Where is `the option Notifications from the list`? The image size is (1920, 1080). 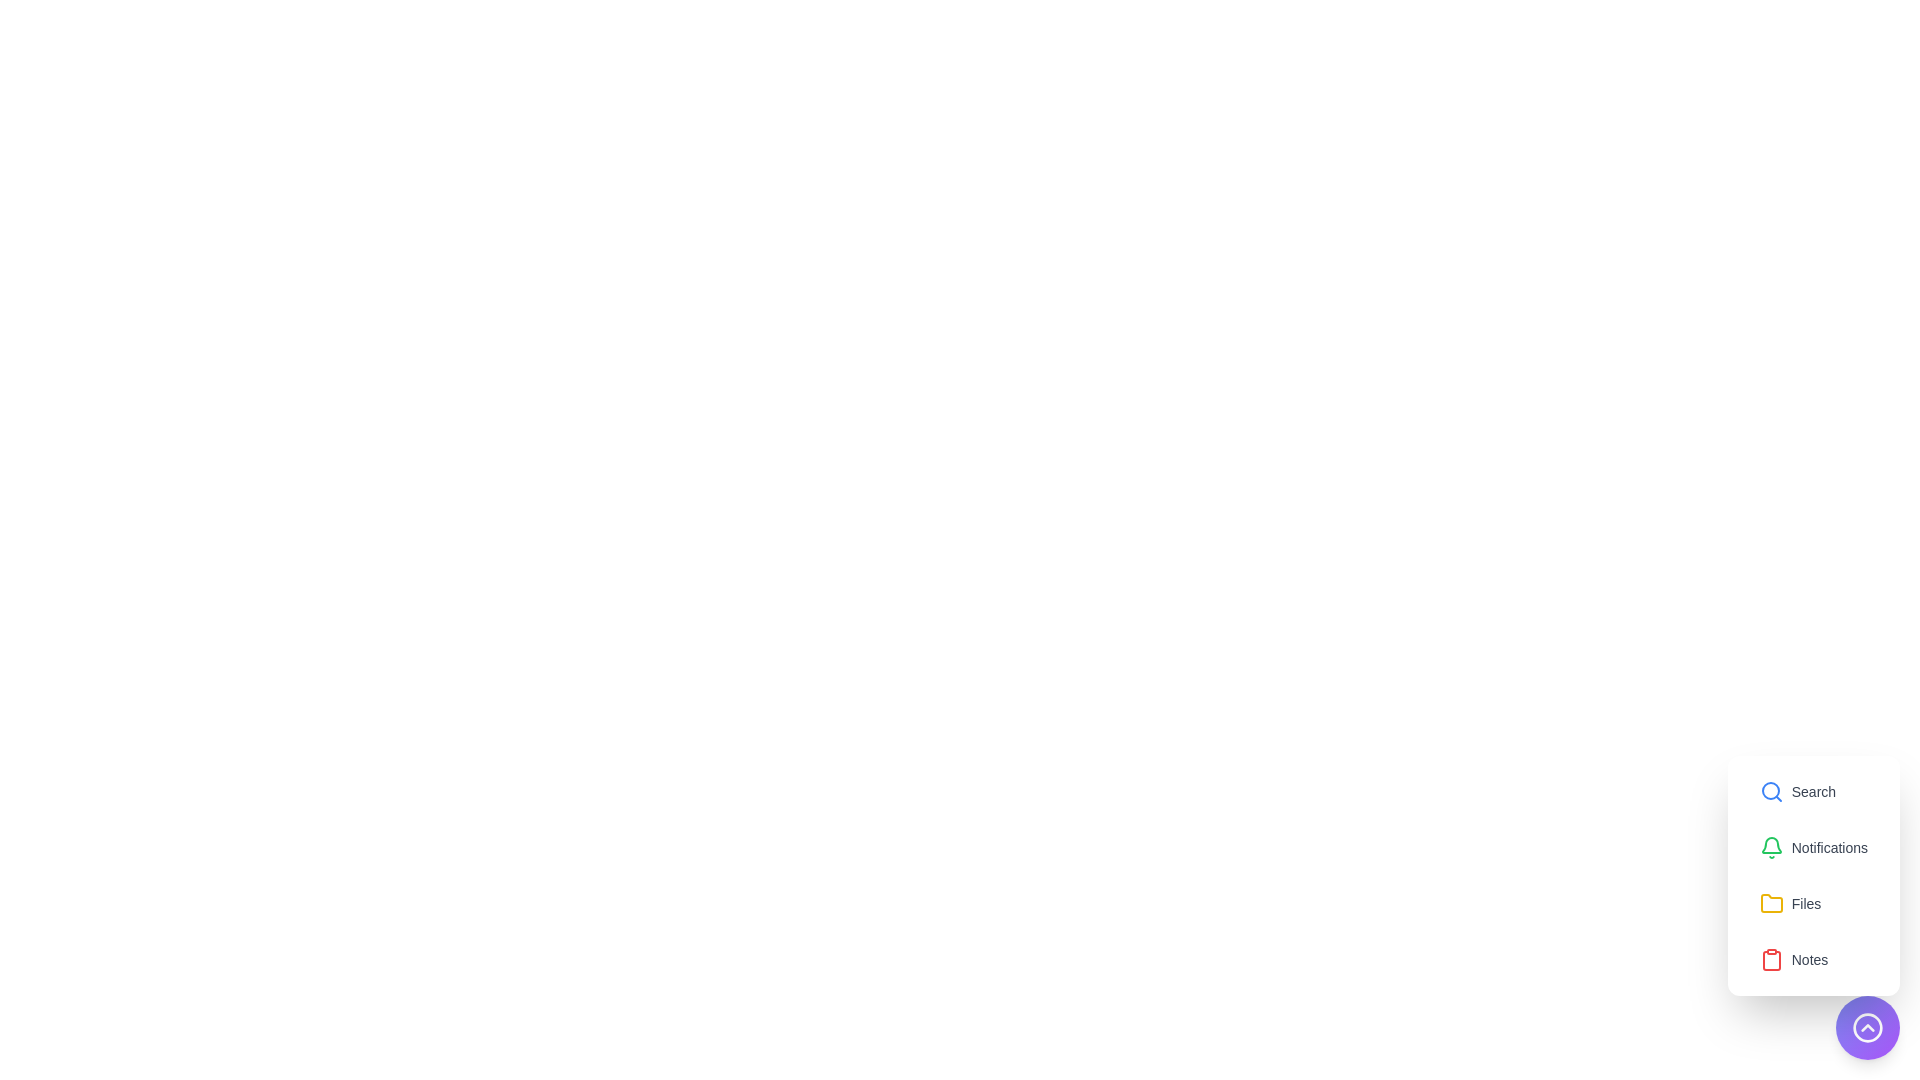 the option Notifications from the list is located at coordinates (1813, 848).